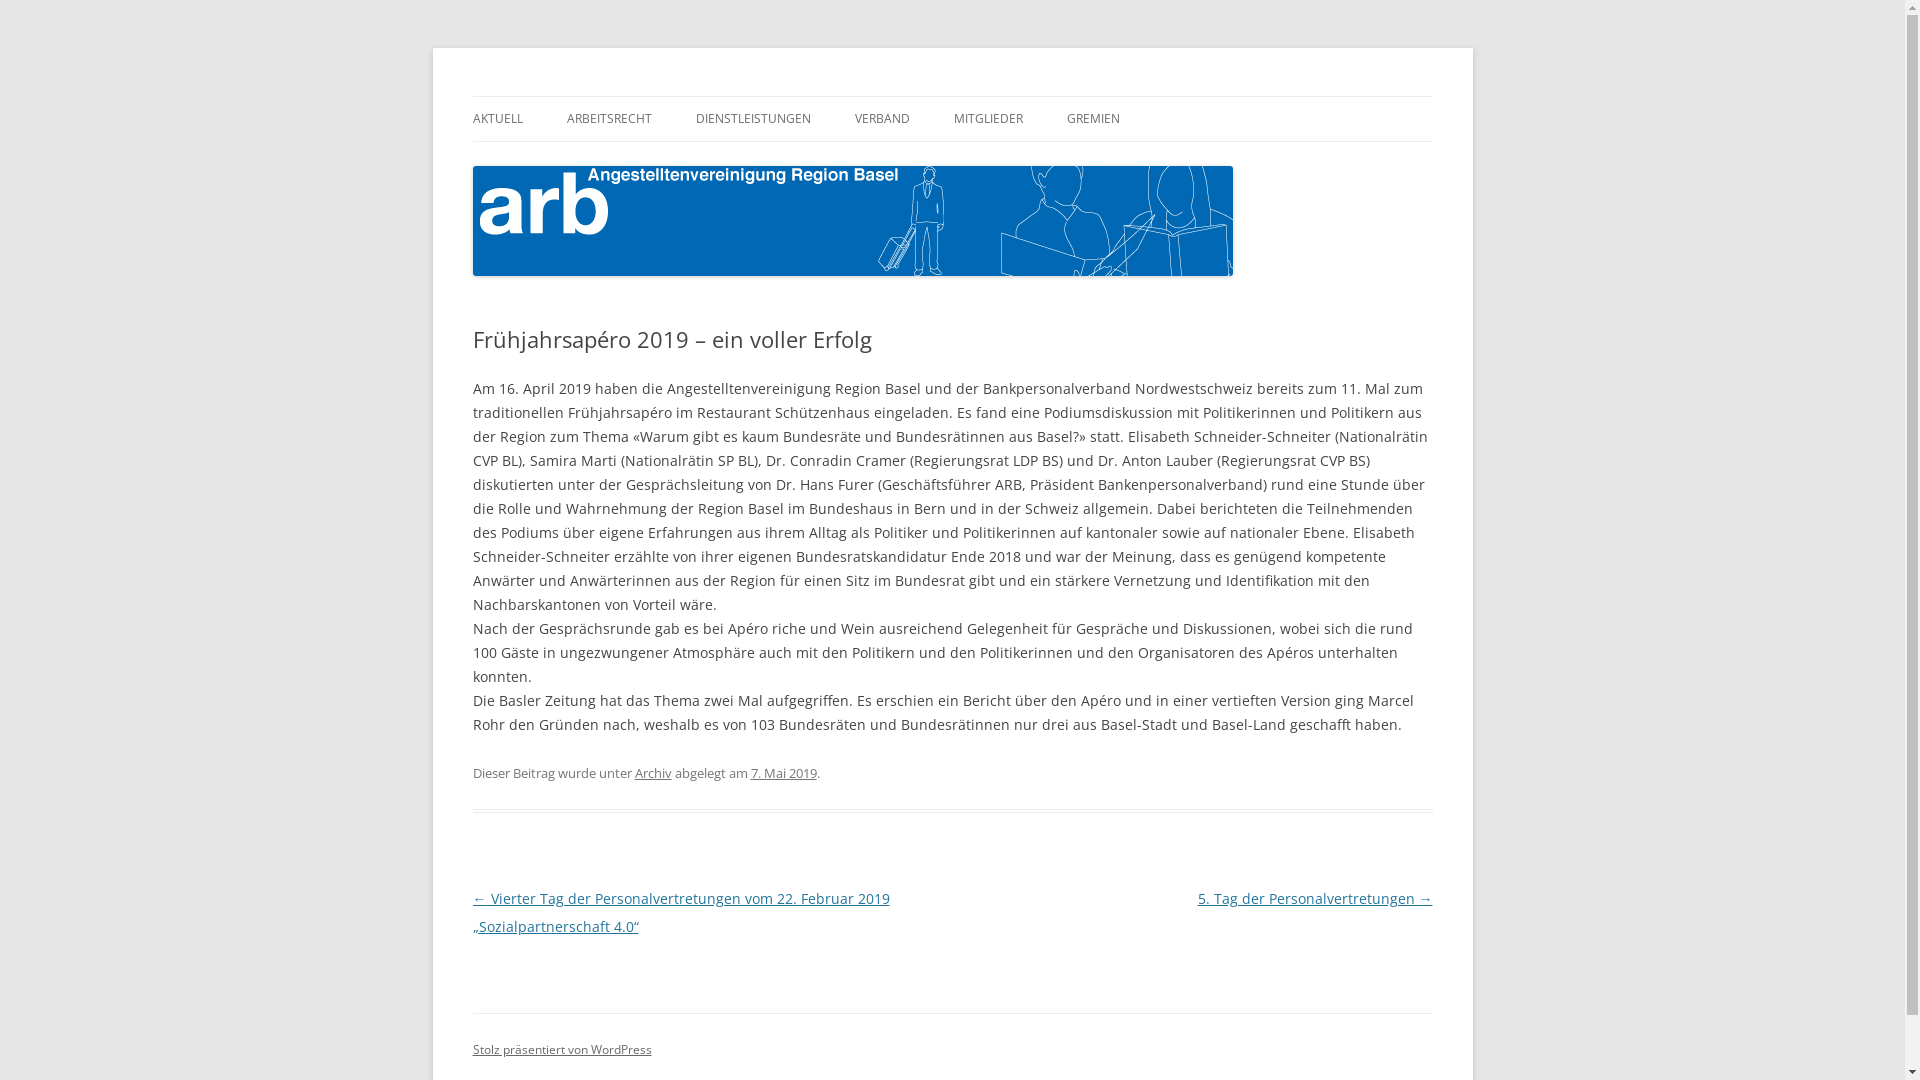 The image size is (1920, 1080). Describe the element at coordinates (666, 160) in the screenshot. I see `'GAV DIENSTLEISTUNGSBEREICH'` at that location.